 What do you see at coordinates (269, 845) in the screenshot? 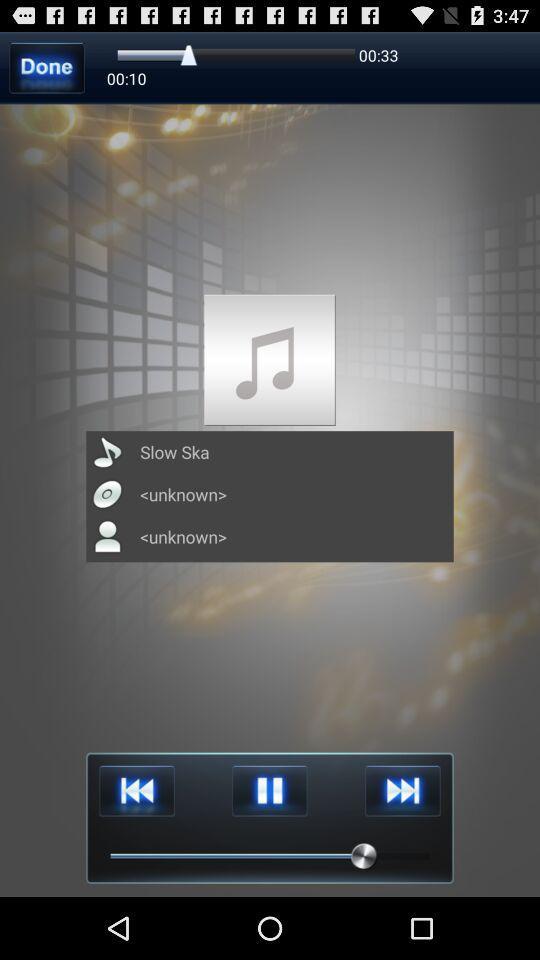
I see `the pause icon` at bounding box center [269, 845].